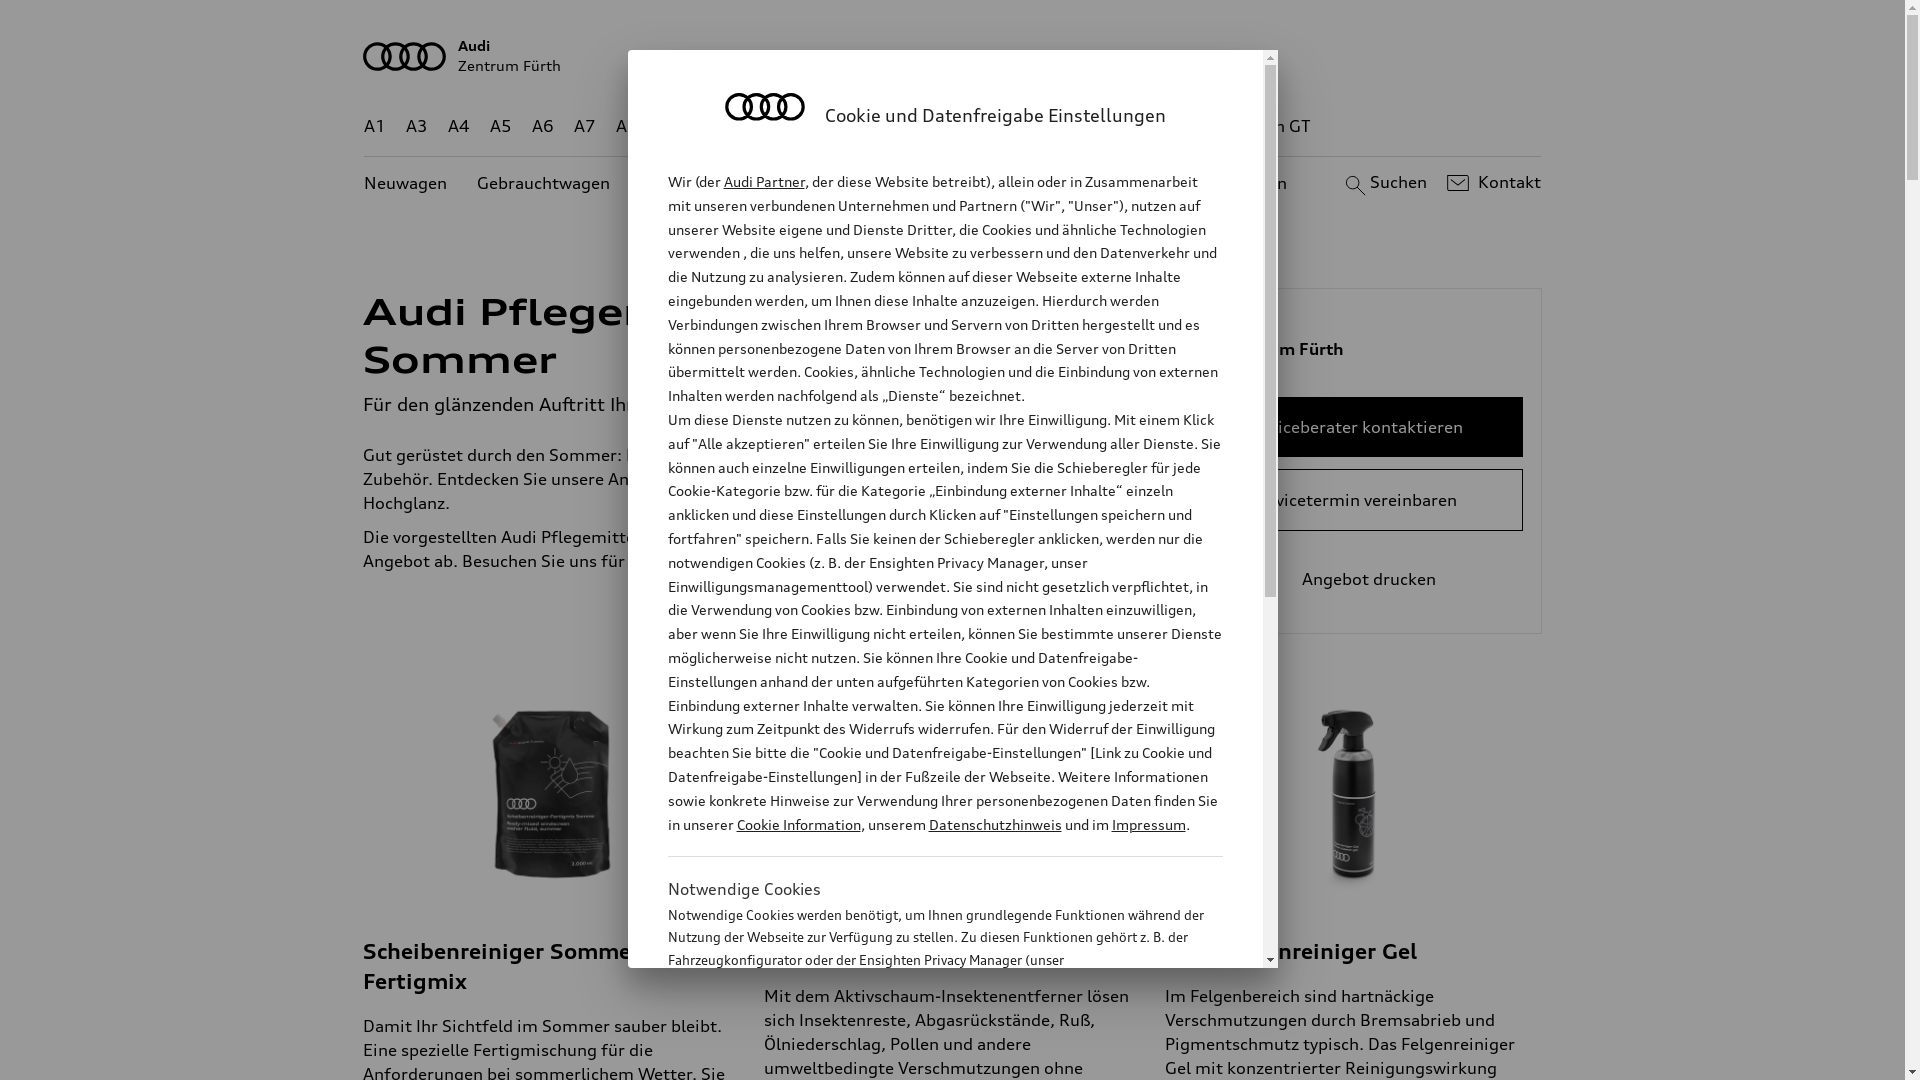 The width and height of the screenshot is (1920, 1080). What do you see at coordinates (364, 126) in the screenshot?
I see `'A1'` at bounding box center [364, 126].